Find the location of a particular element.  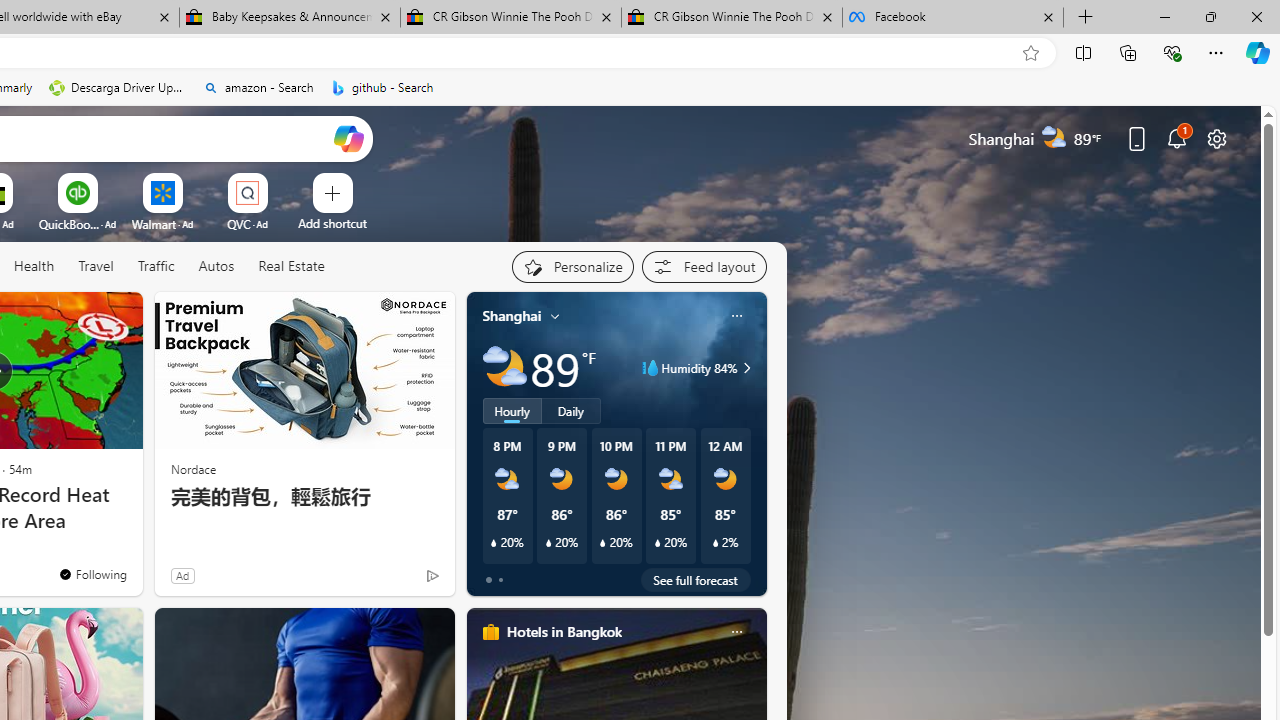

'Humidity 84%' is located at coordinates (743, 367).